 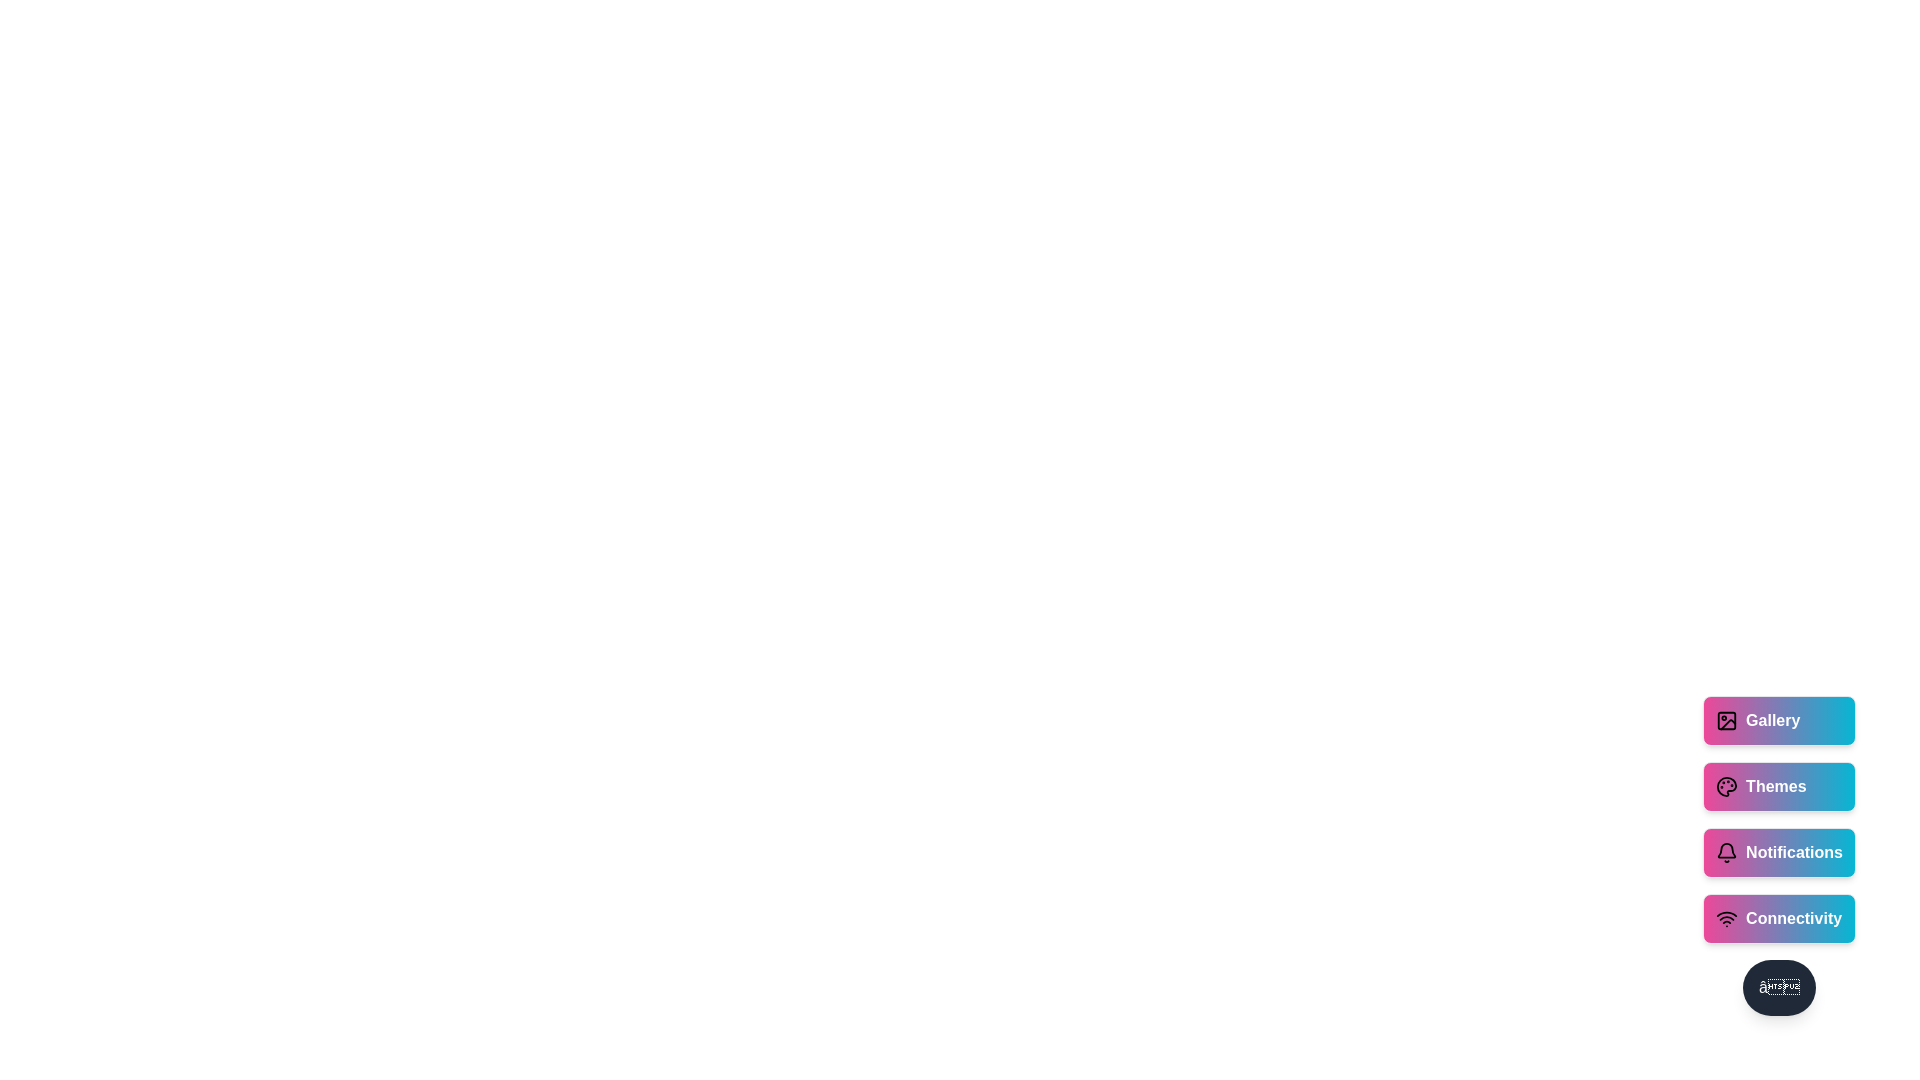 What do you see at coordinates (1726, 850) in the screenshot?
I see `the bell-shaped outline icon representing notifications or alerts, which is a subcomponent of the bell icon in the interface` at bounding box center [1726, 850].